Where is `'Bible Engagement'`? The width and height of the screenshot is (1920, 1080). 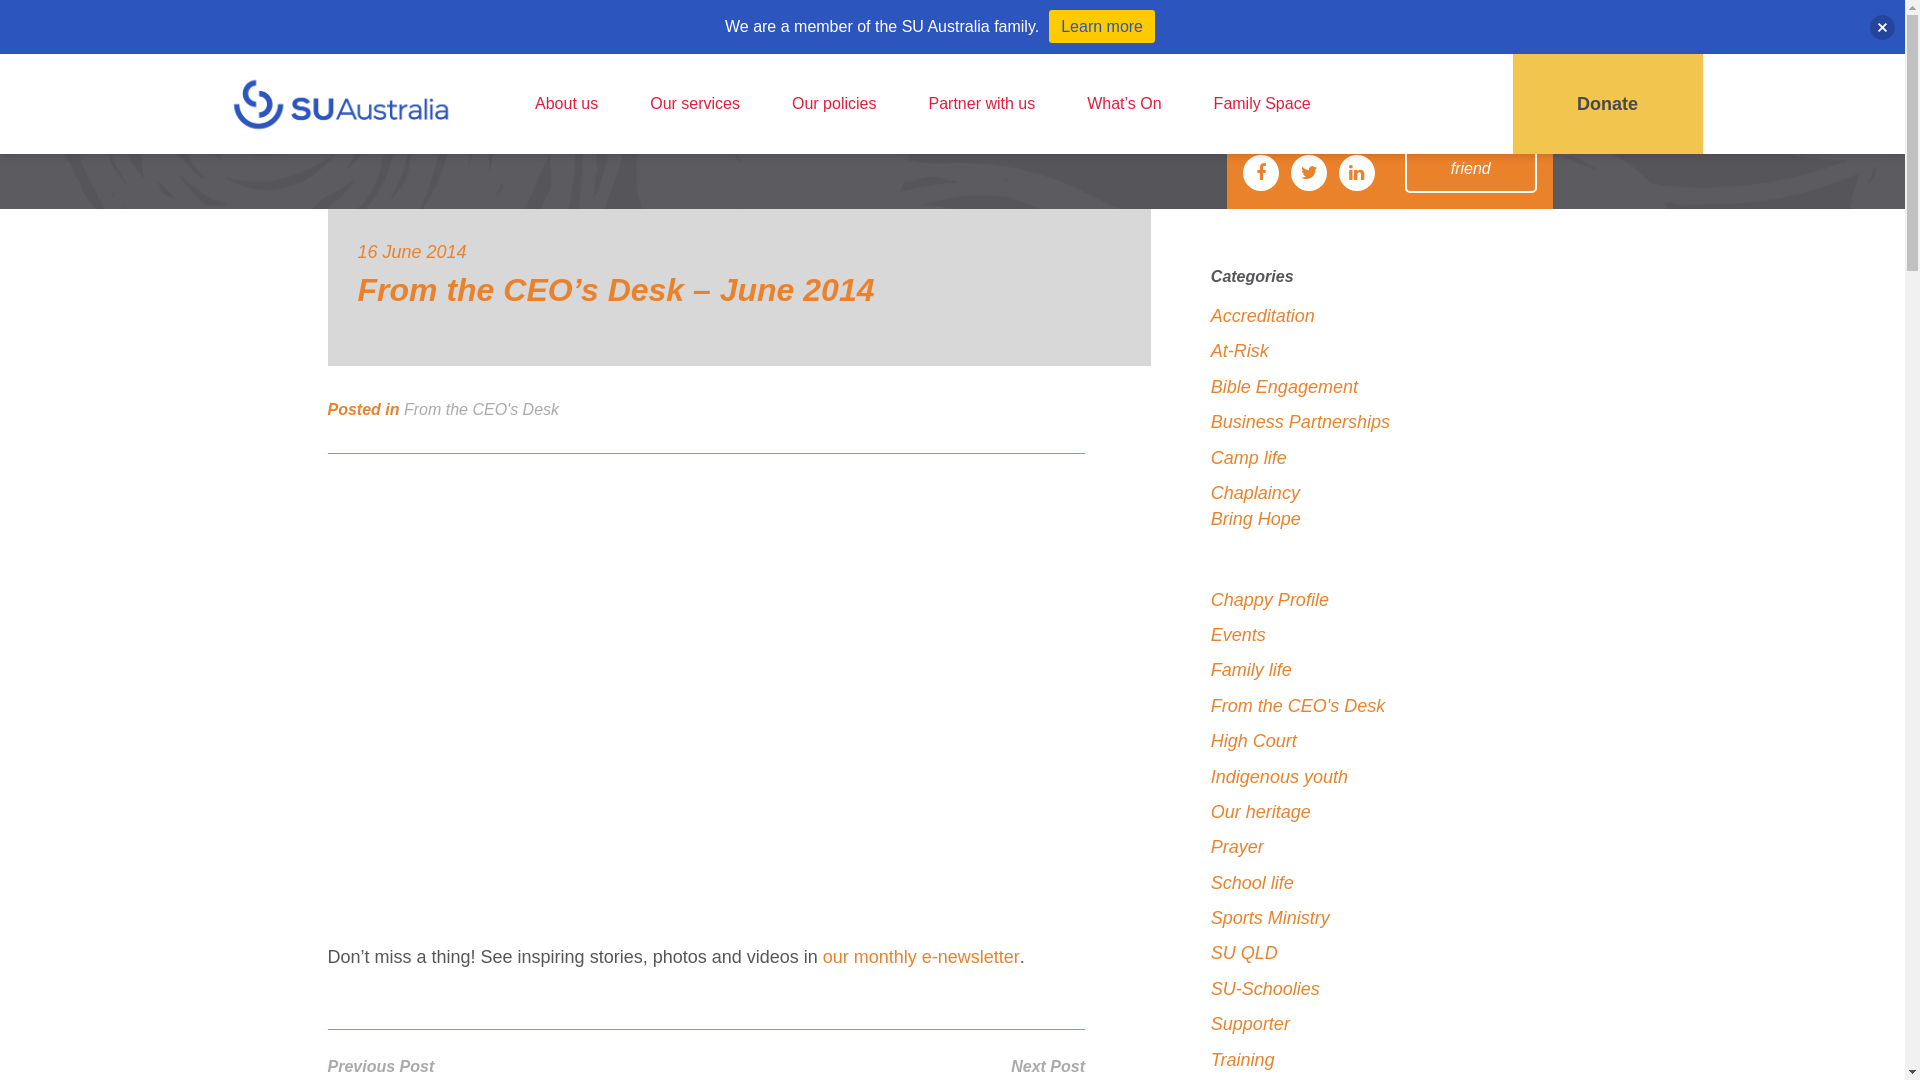 'Bible Engagement' is located at coordinates (1284, 386).